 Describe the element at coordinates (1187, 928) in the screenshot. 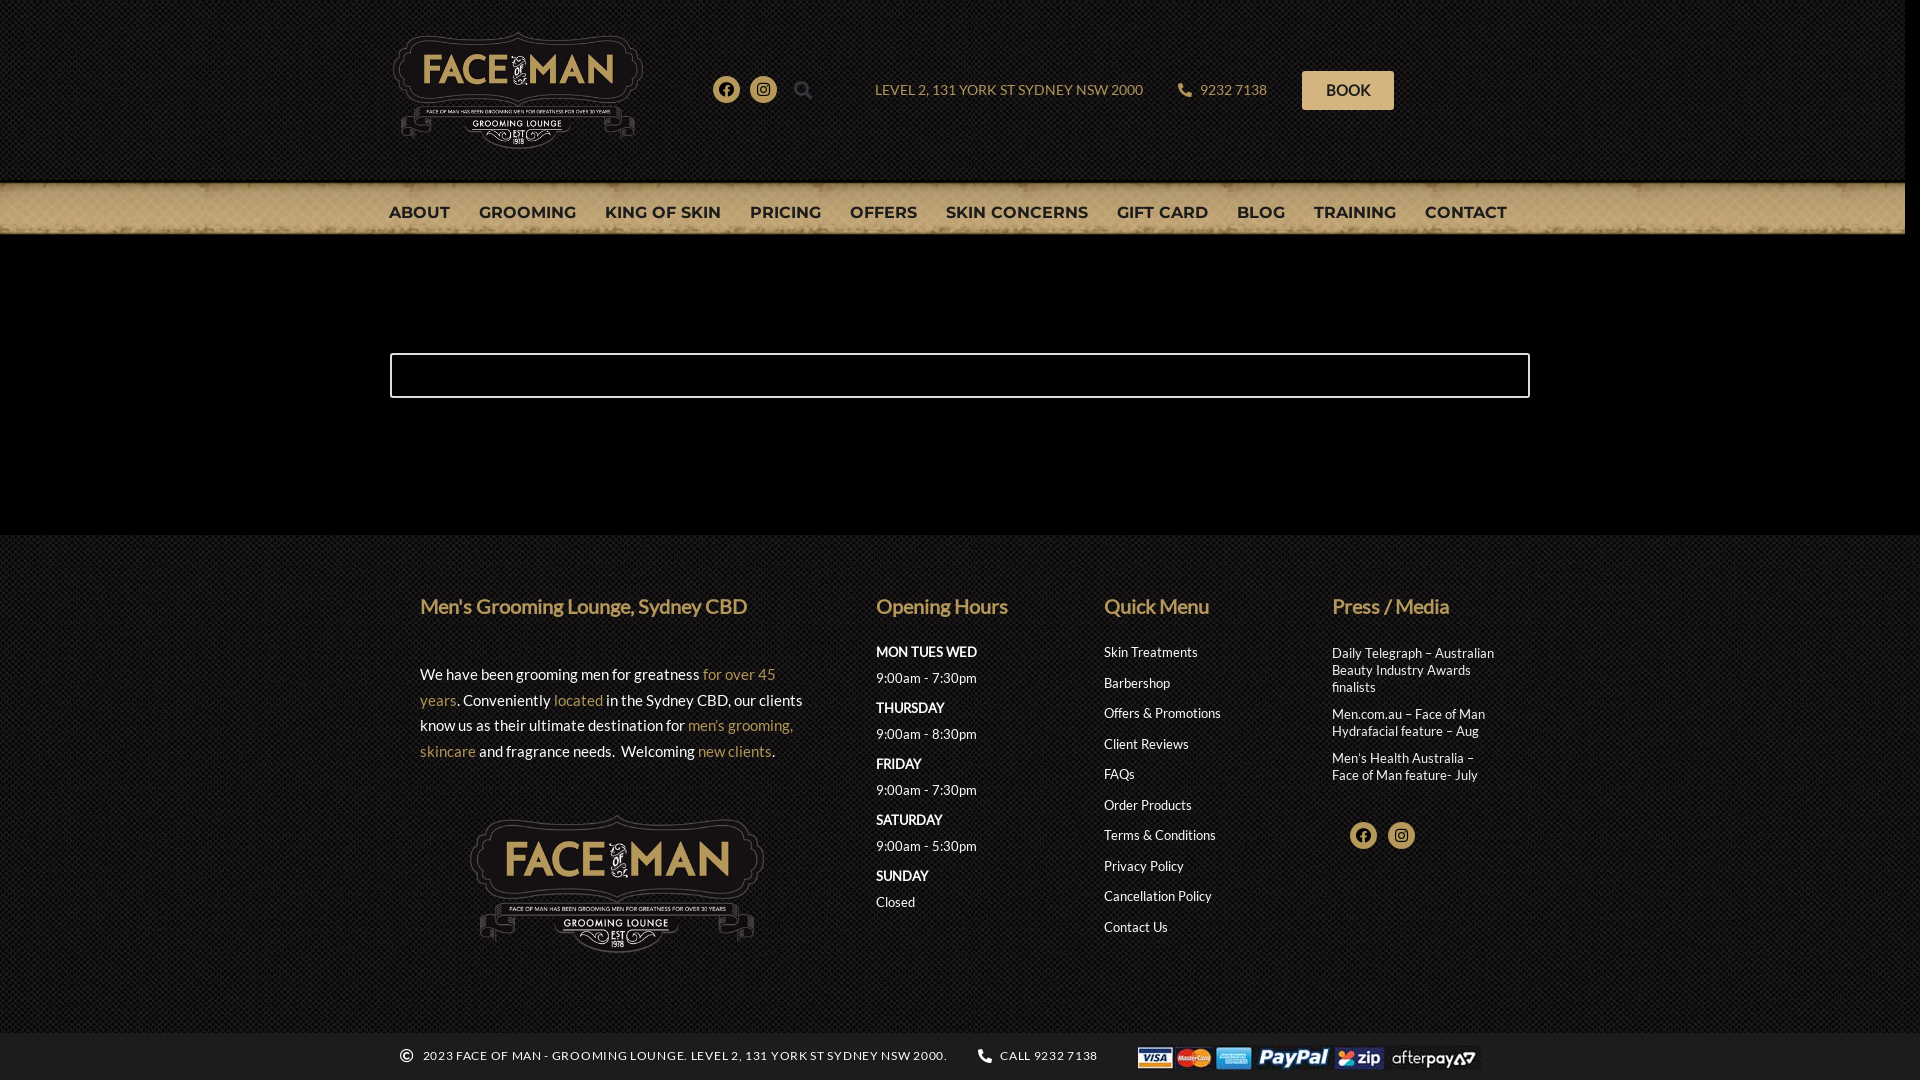

I see `'Contact Us'` at that location.